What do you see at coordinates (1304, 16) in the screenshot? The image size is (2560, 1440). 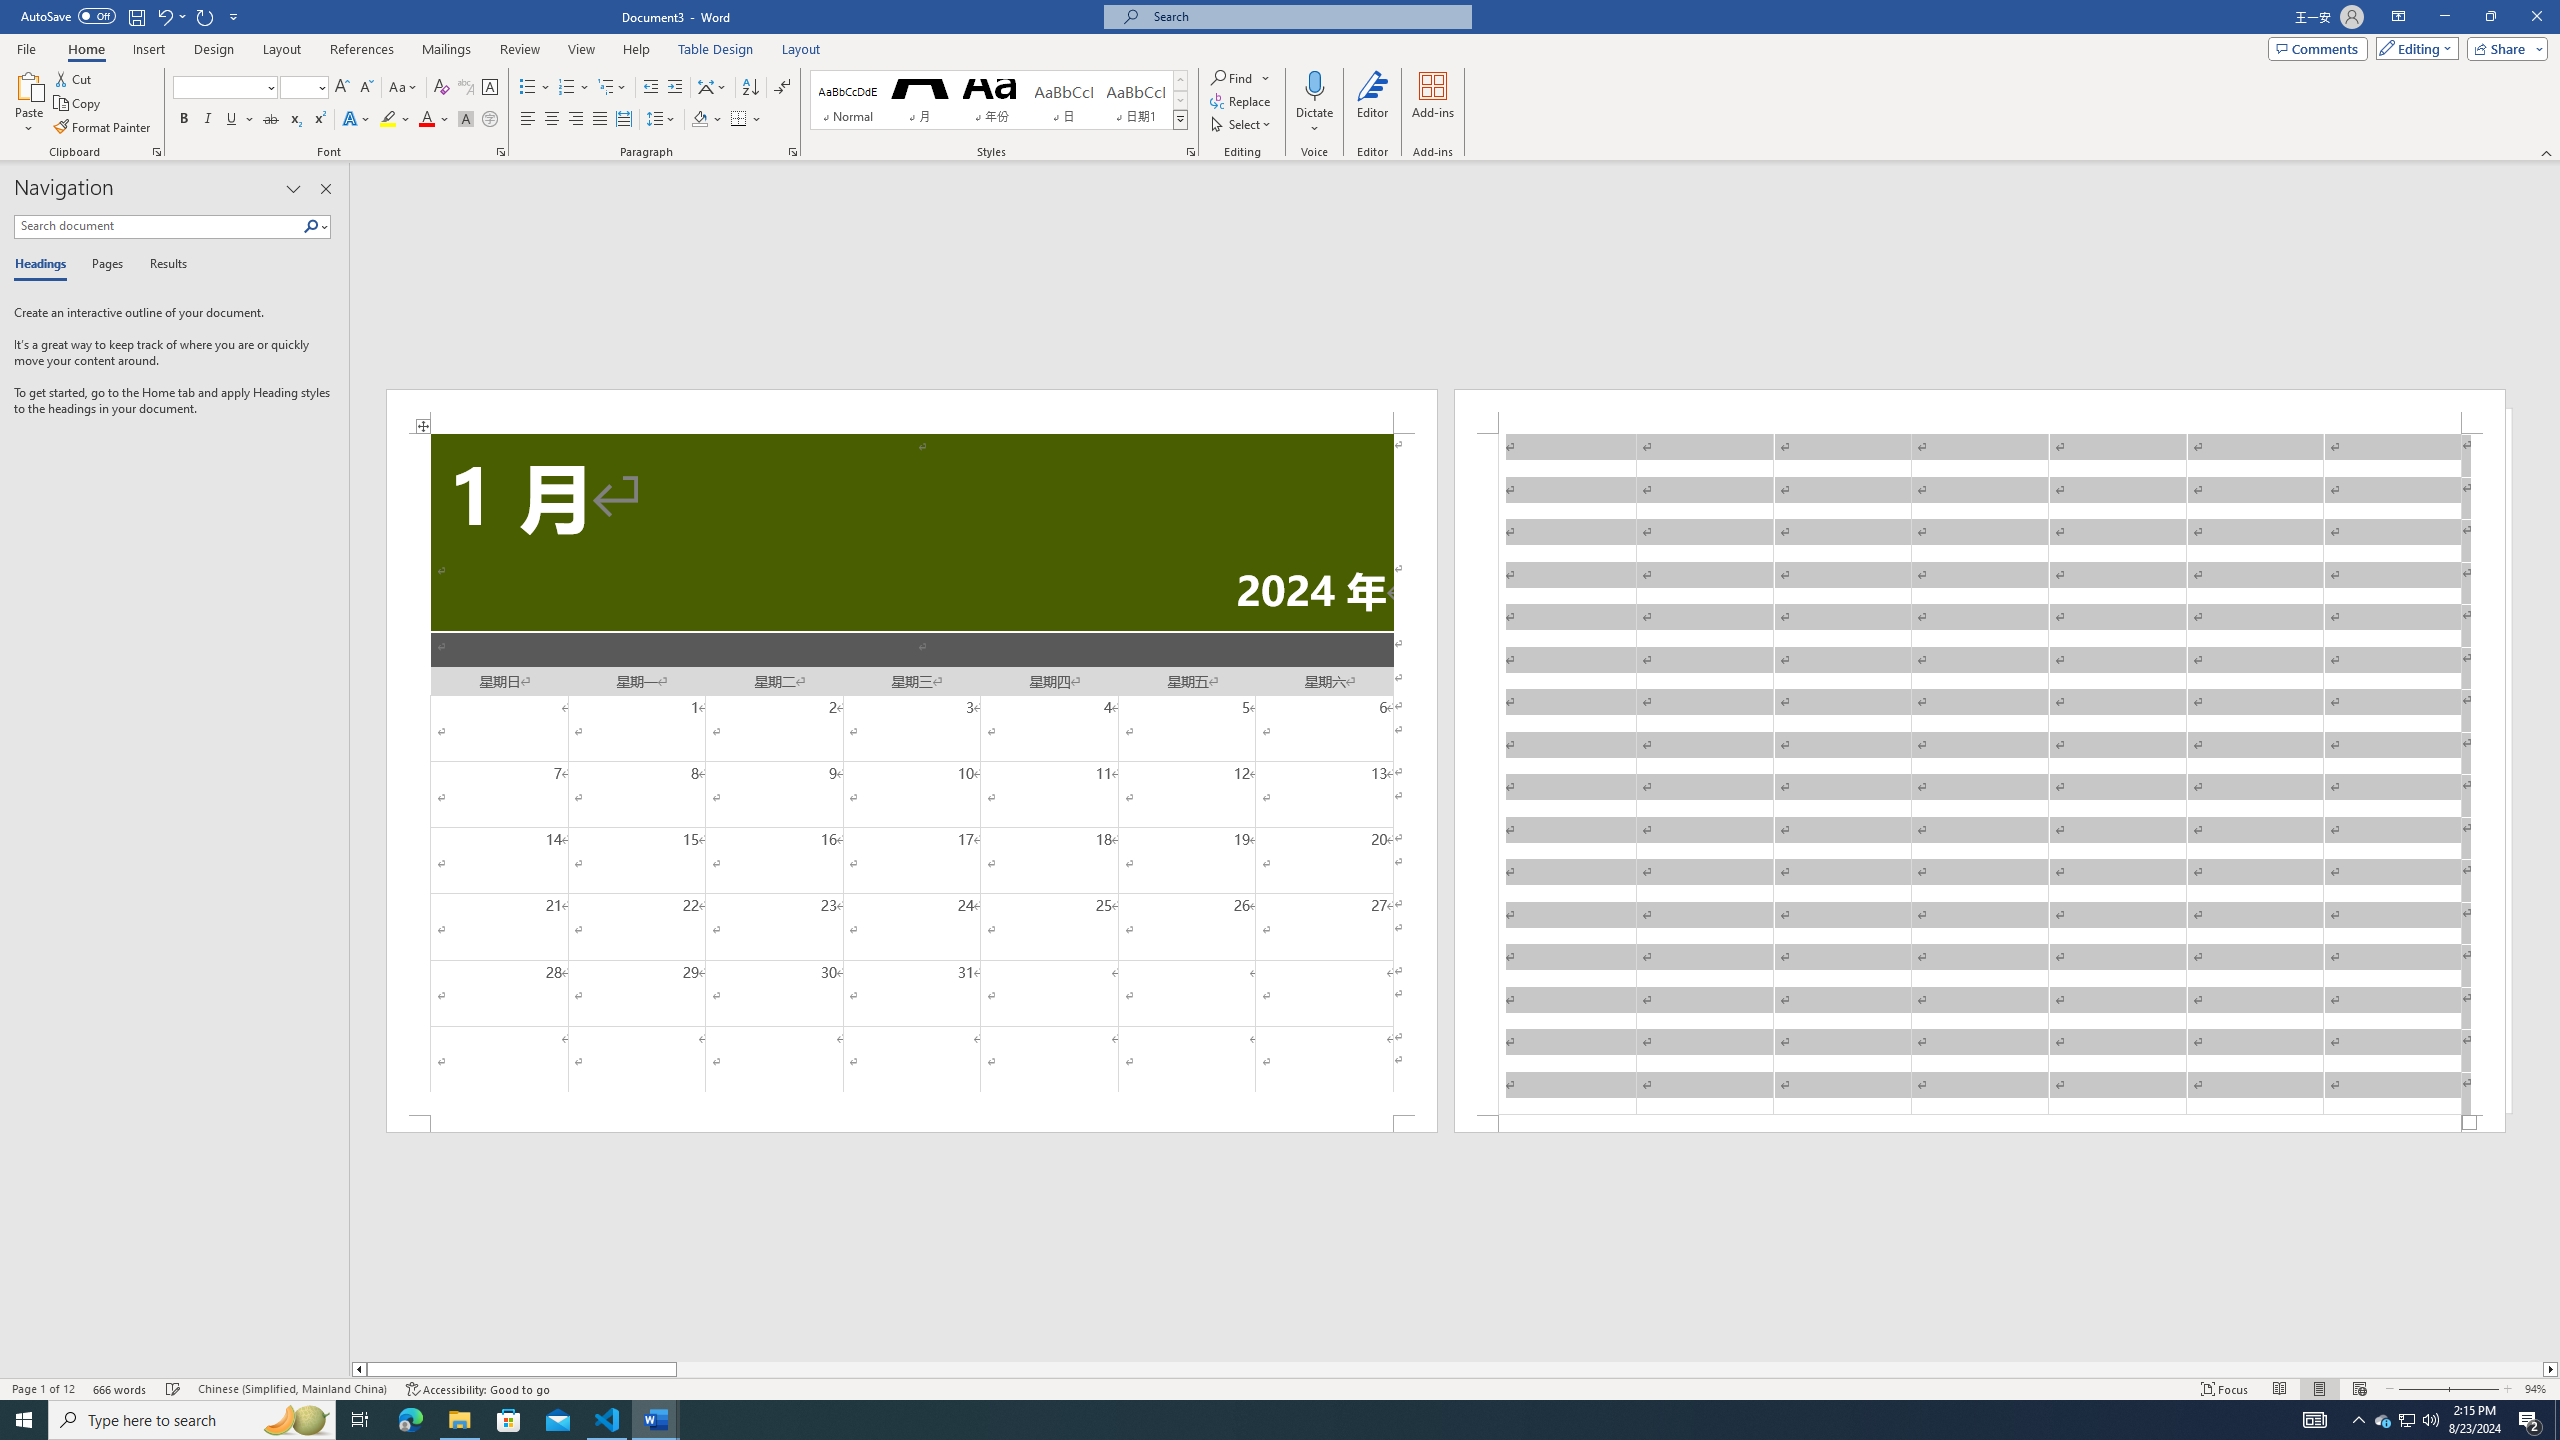 I see `'Microsoft search'` at bounding box center [1304, 16].